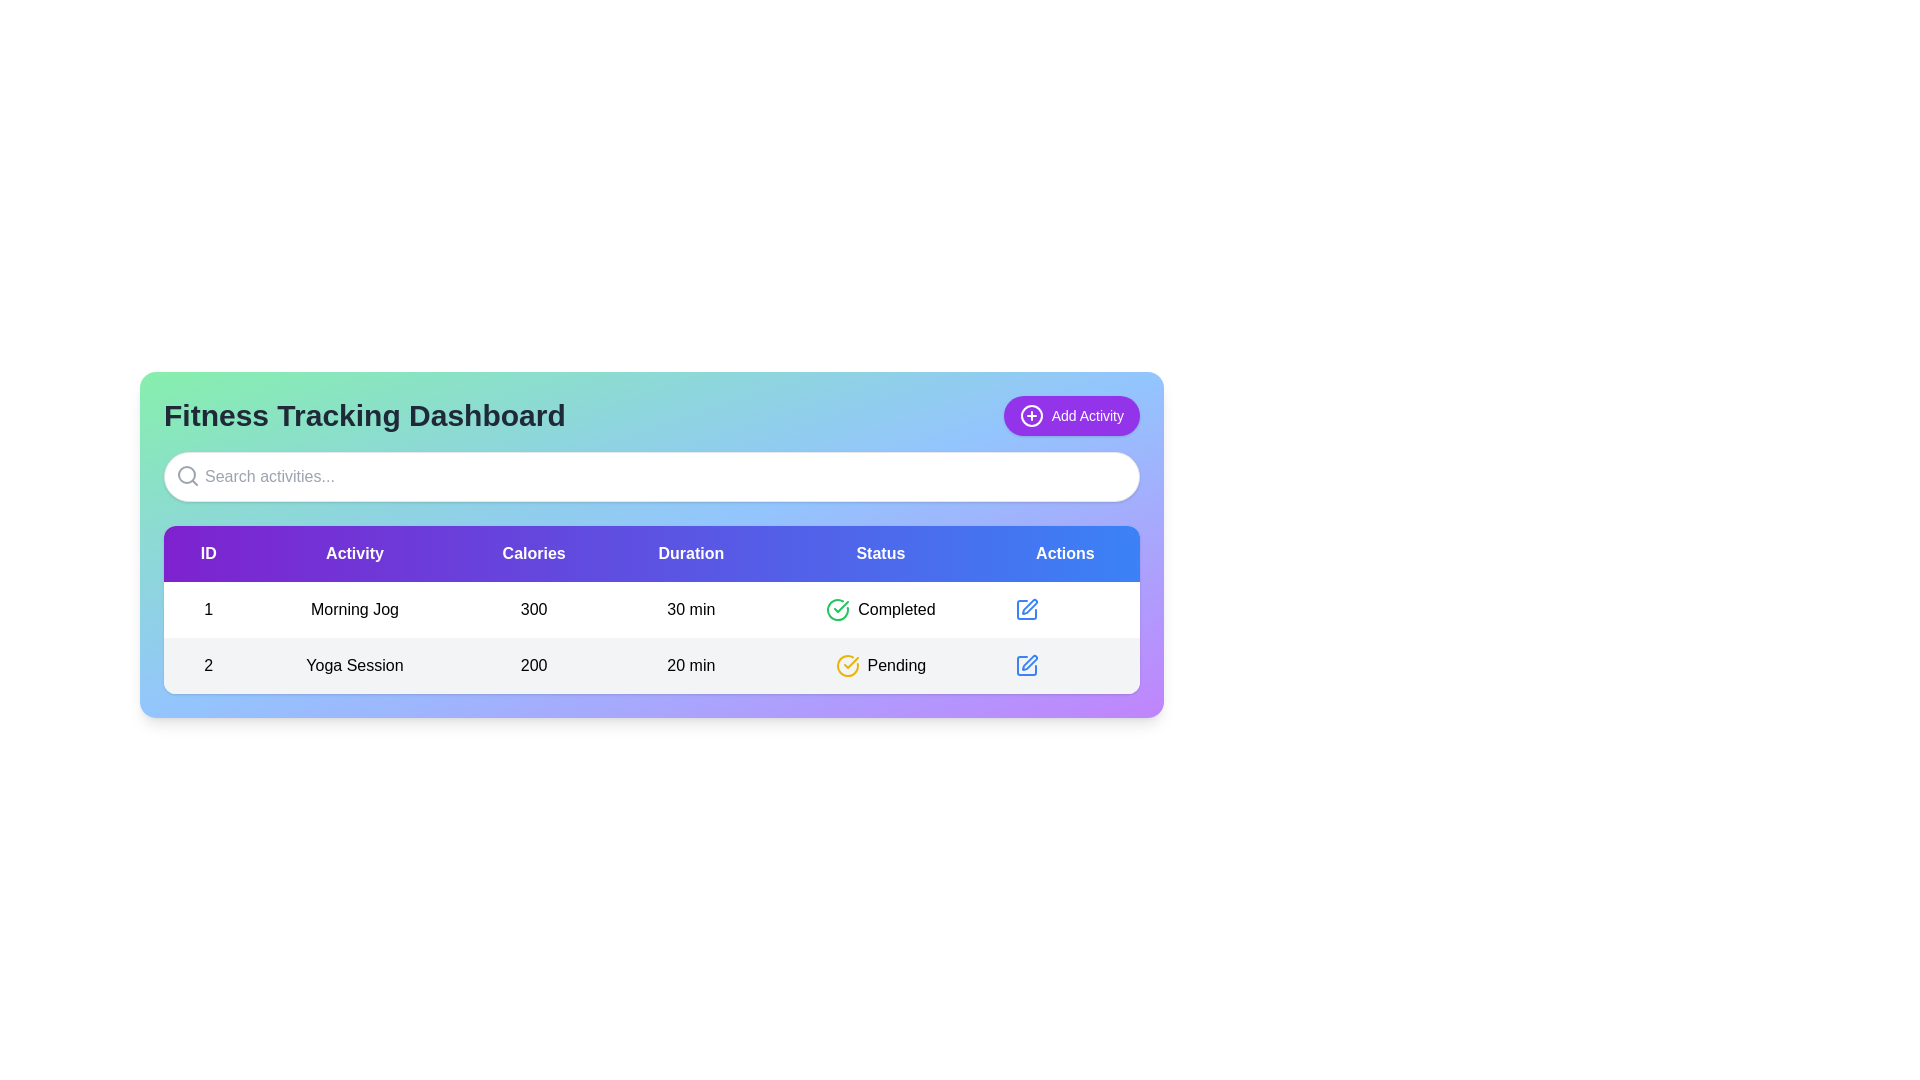  I want to click on the 'Pending' status label in the second row of the table, located between the yellow circular checkmark icon and the 'Actions' column, so click(895, 666).